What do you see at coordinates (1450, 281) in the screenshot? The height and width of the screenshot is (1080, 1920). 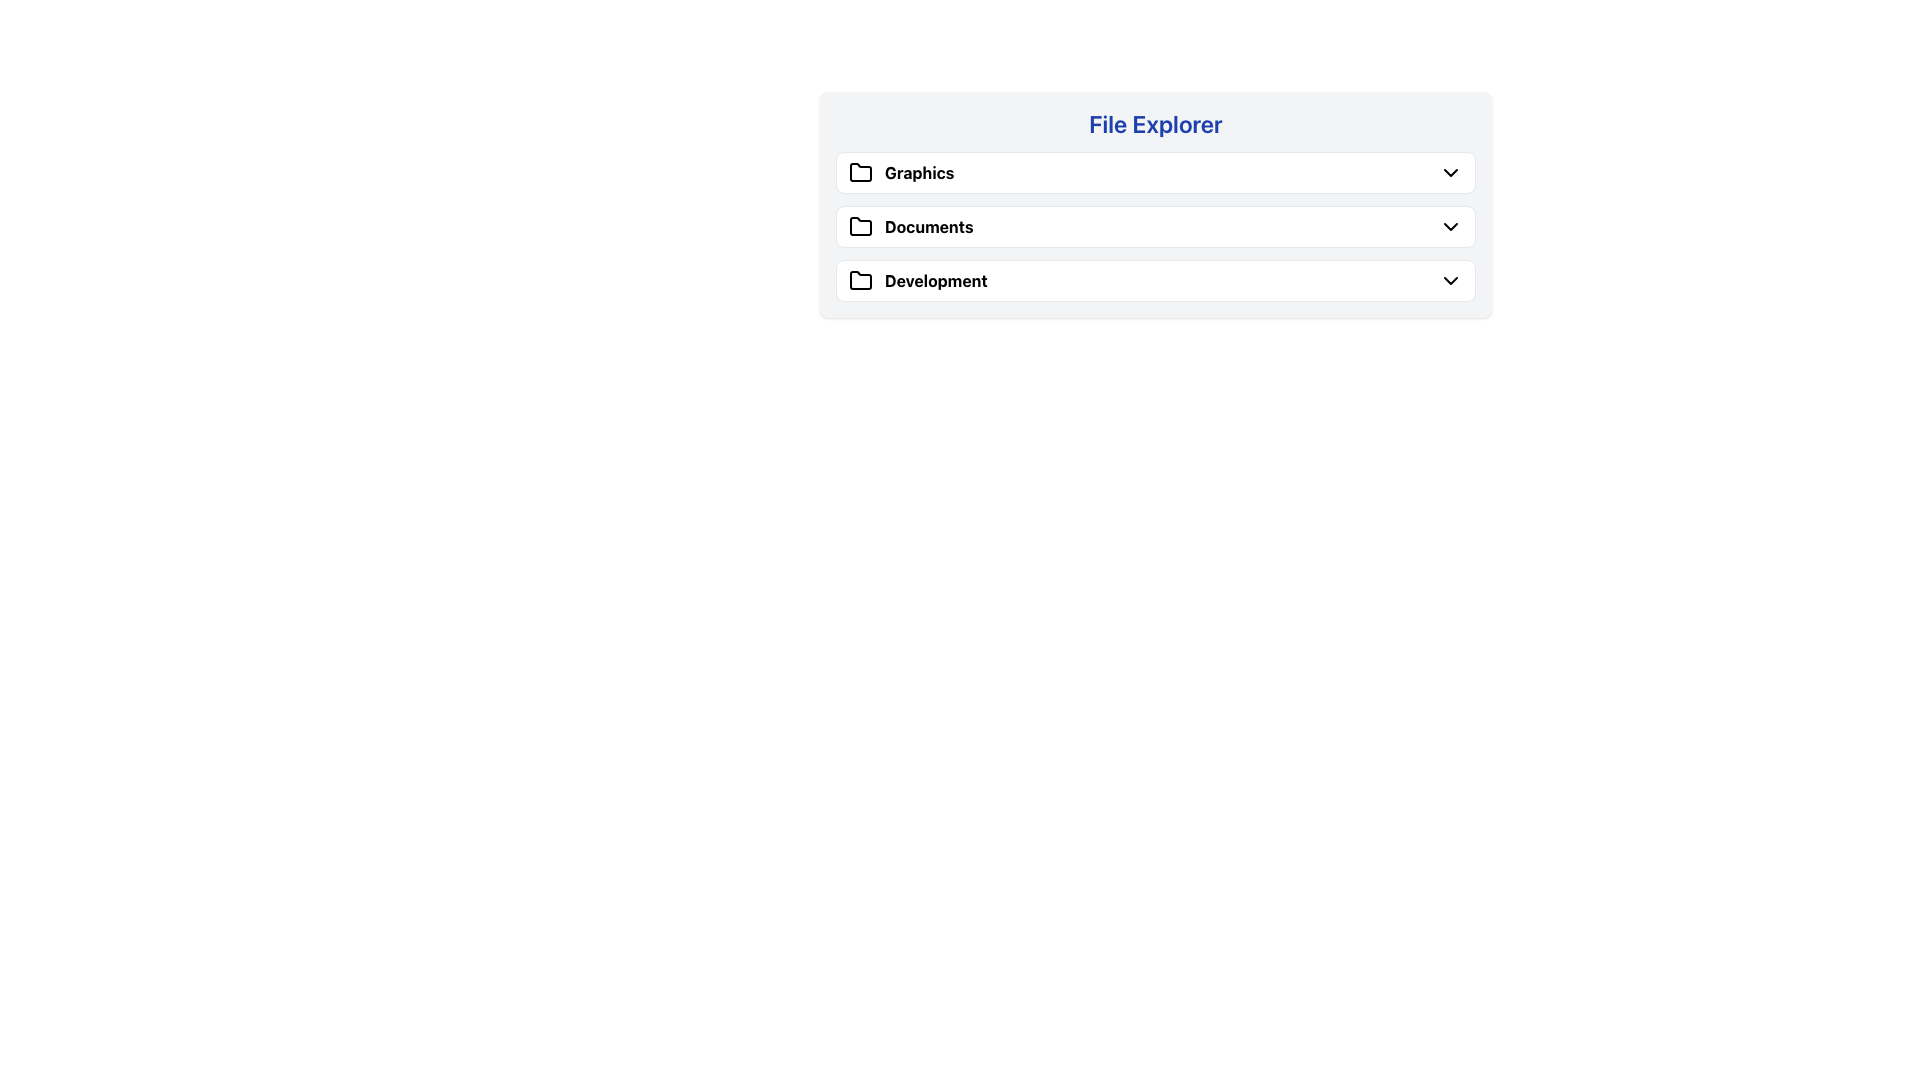 I see `the downward-facing chevron icon located at the right end of the 'Development' row in the file explorer` at bounding box center [1450, 281].